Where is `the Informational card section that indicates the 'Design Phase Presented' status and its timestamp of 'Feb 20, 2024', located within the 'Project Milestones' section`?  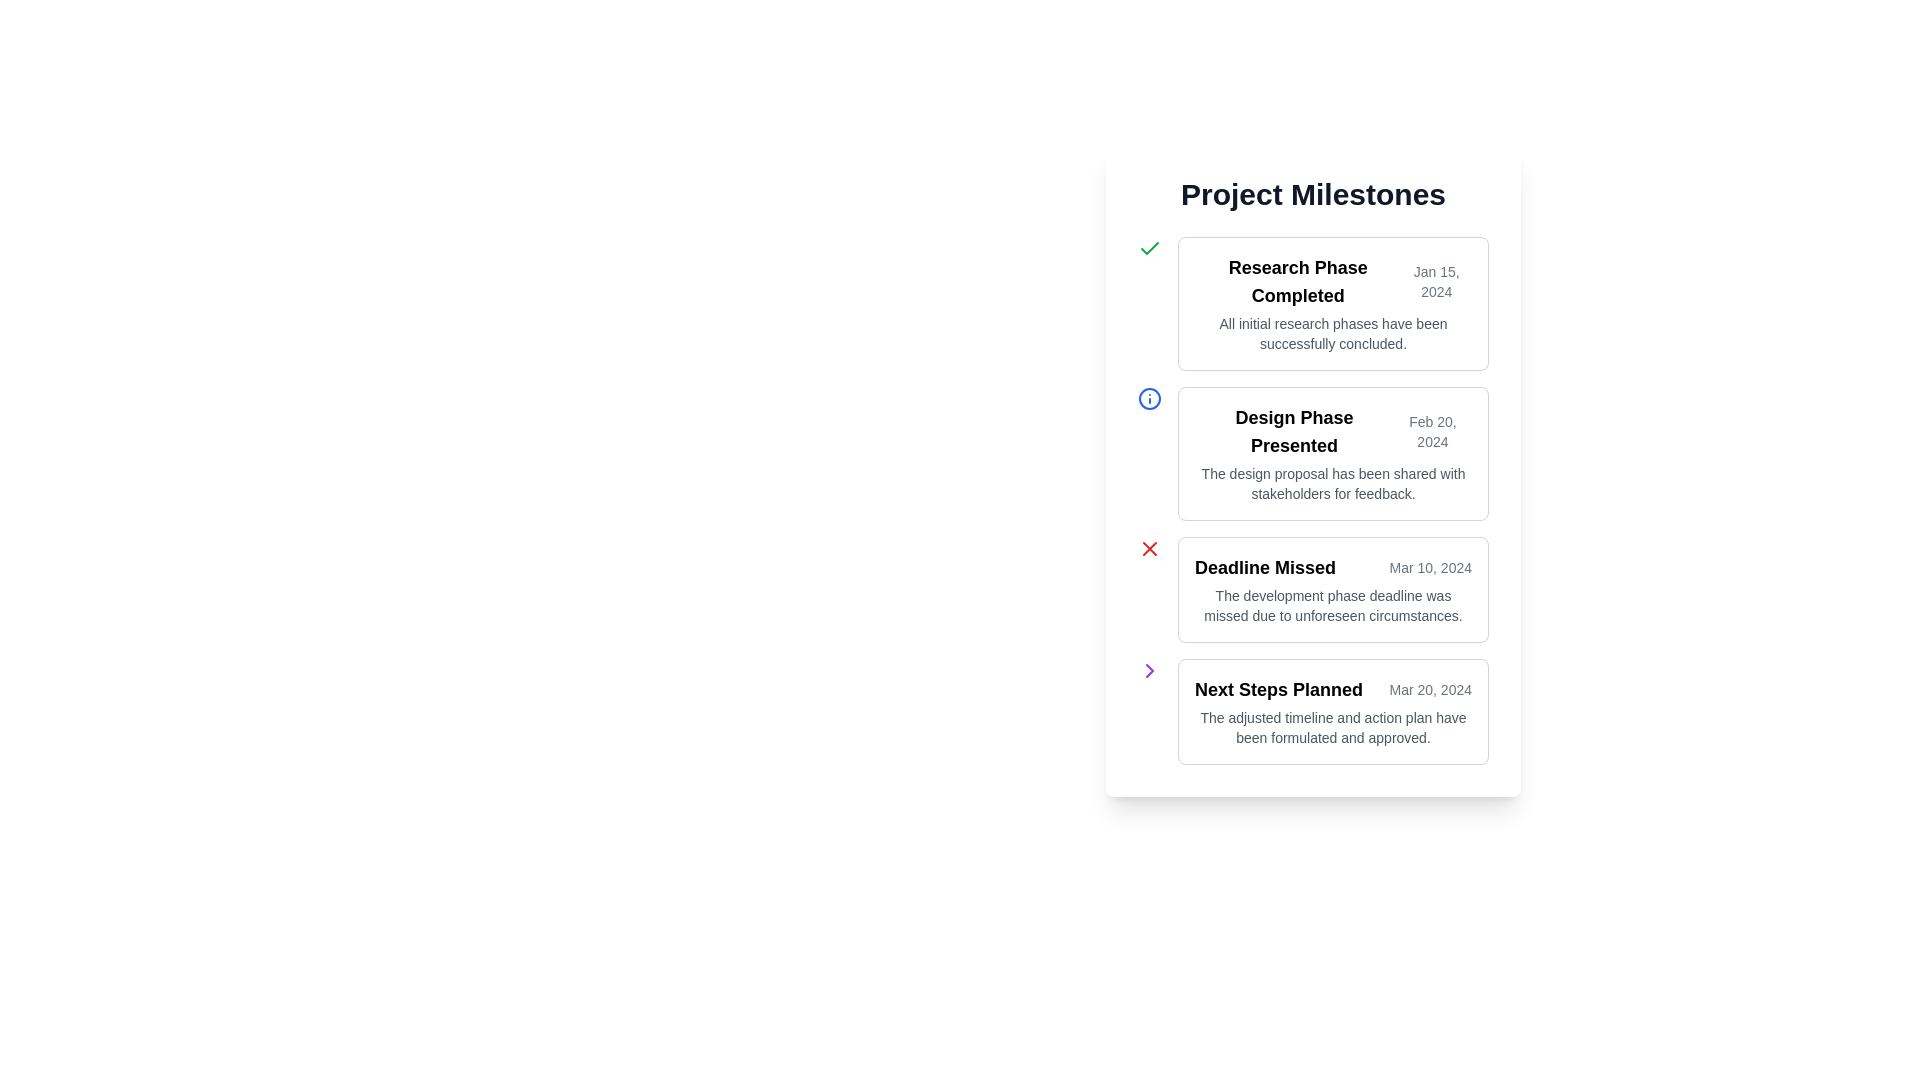 the Informational card section that indicates the 'Design Phase Presented' status and its timestamp of 'Feb 20, 2024', located within the 'Project Milestones' section is located at coordinates (1333, 431).